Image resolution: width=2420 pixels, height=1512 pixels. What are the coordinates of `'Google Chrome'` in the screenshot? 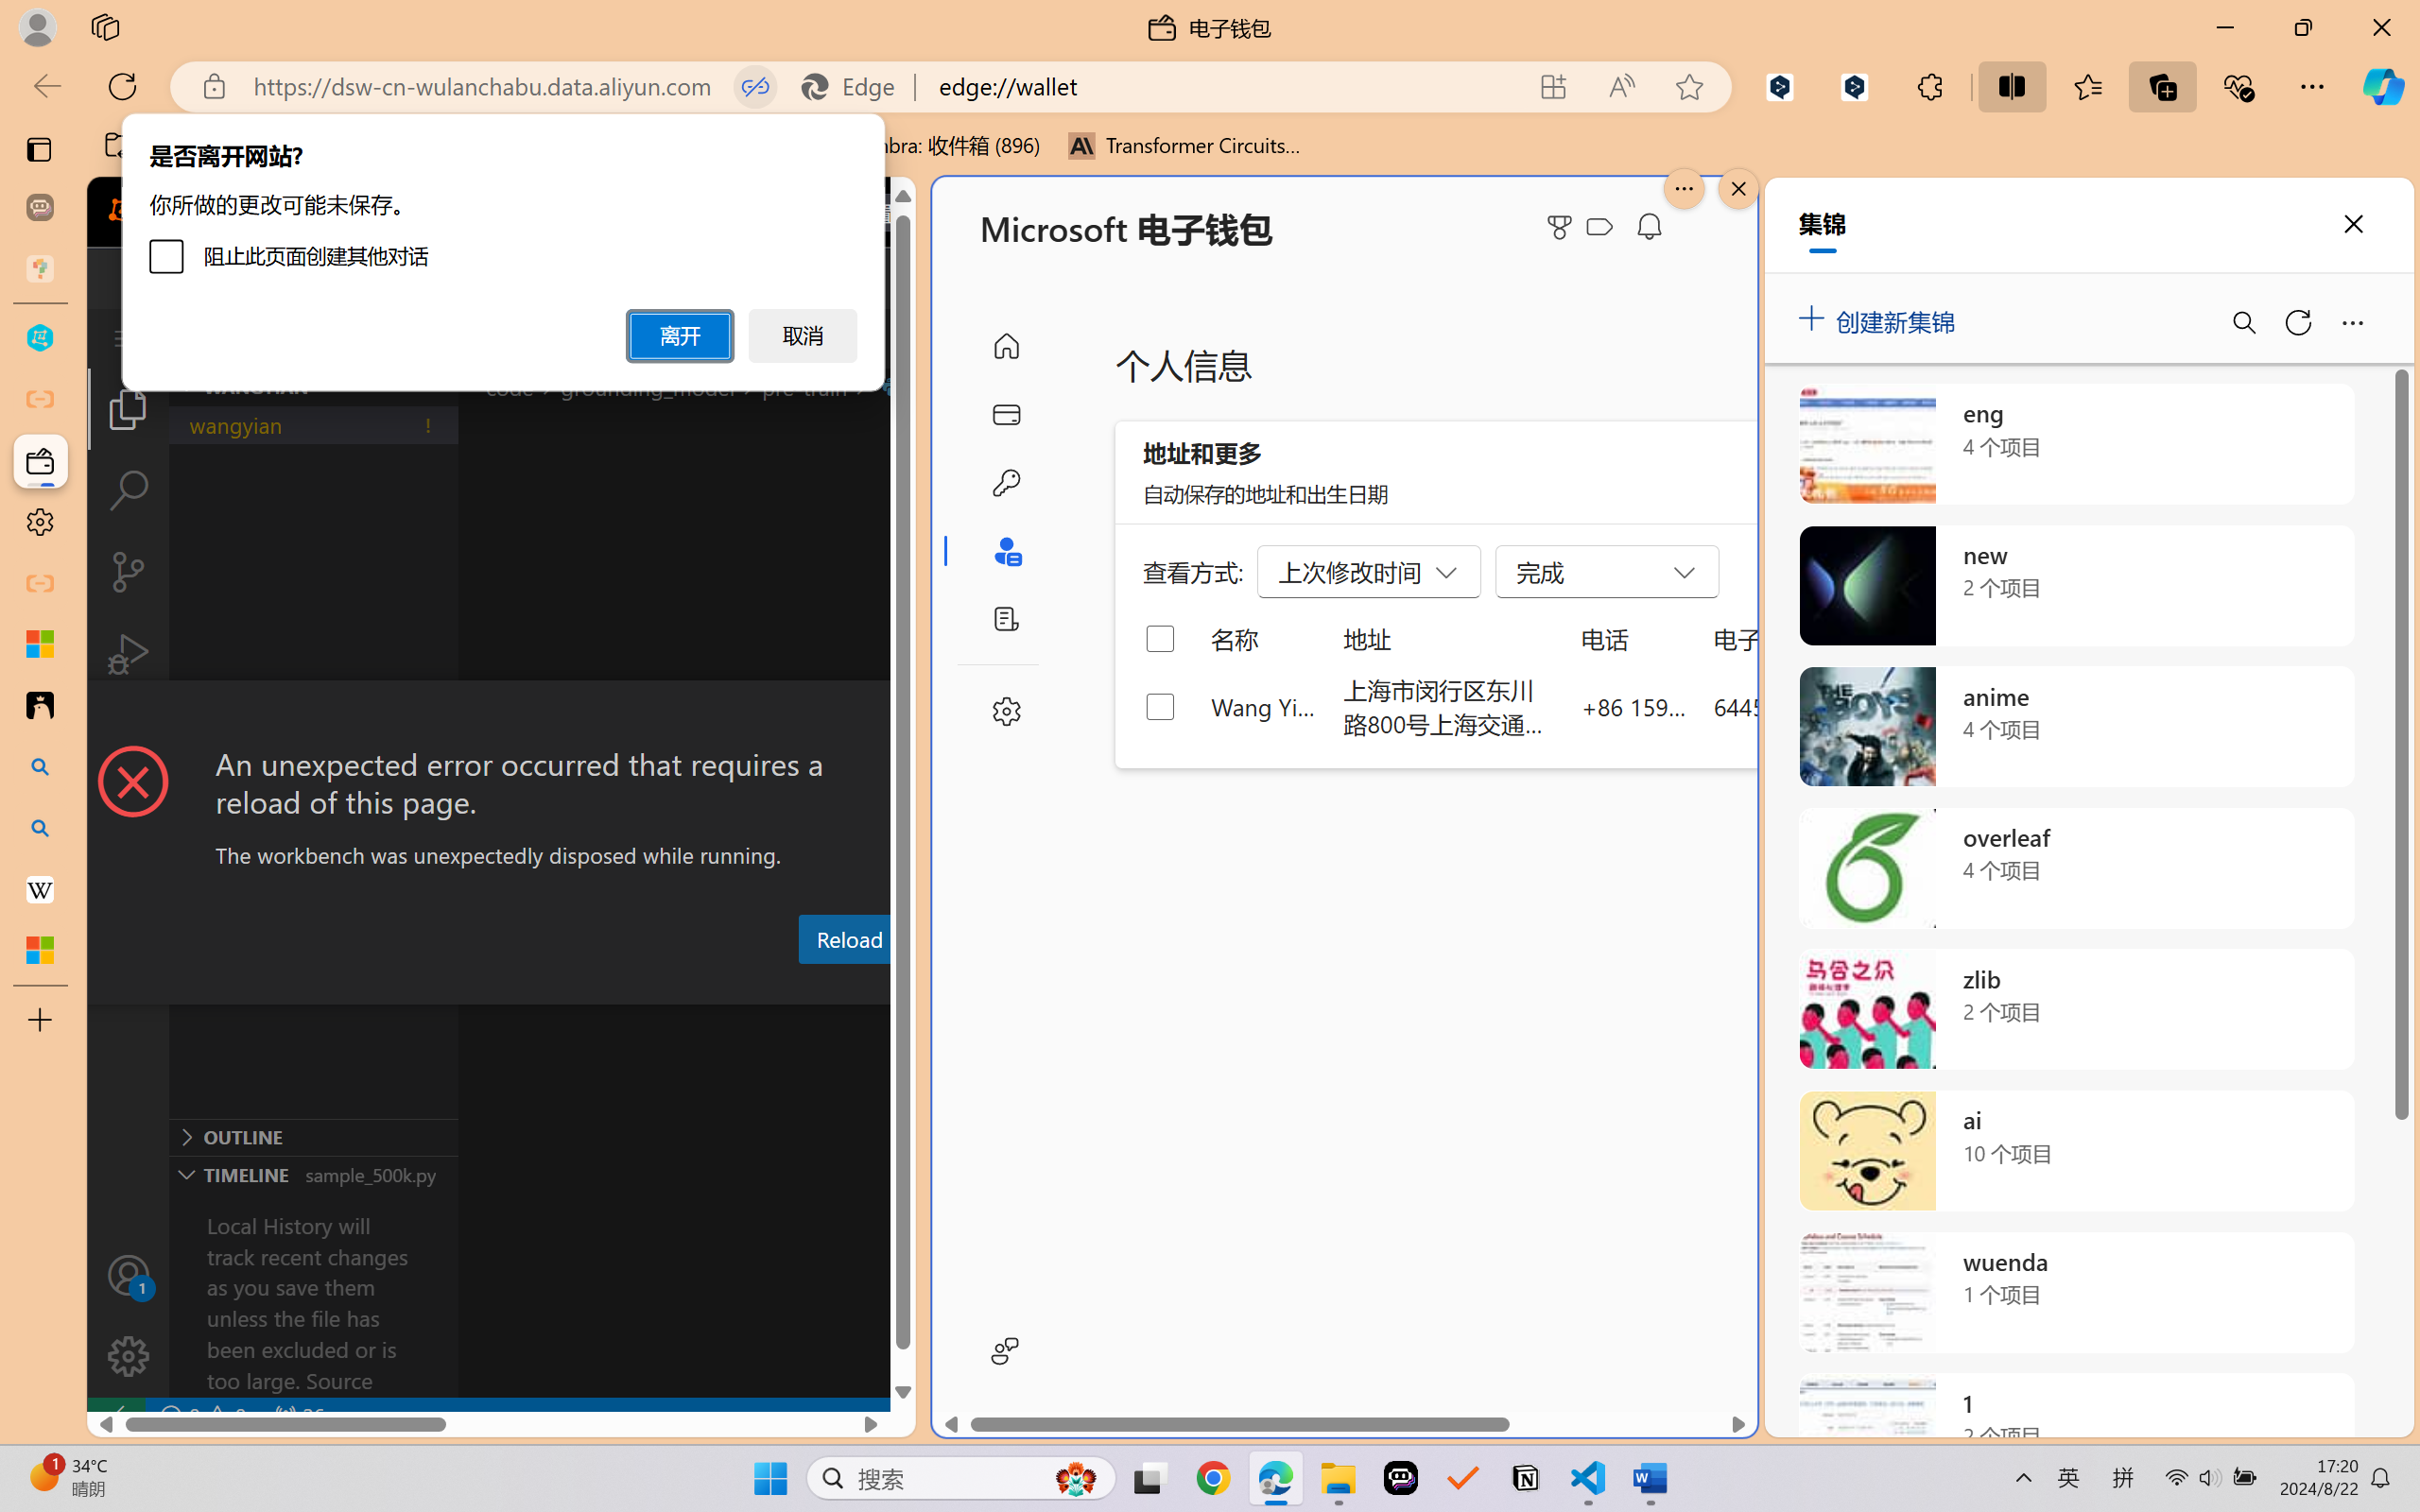 It's located at (1213, 1478).